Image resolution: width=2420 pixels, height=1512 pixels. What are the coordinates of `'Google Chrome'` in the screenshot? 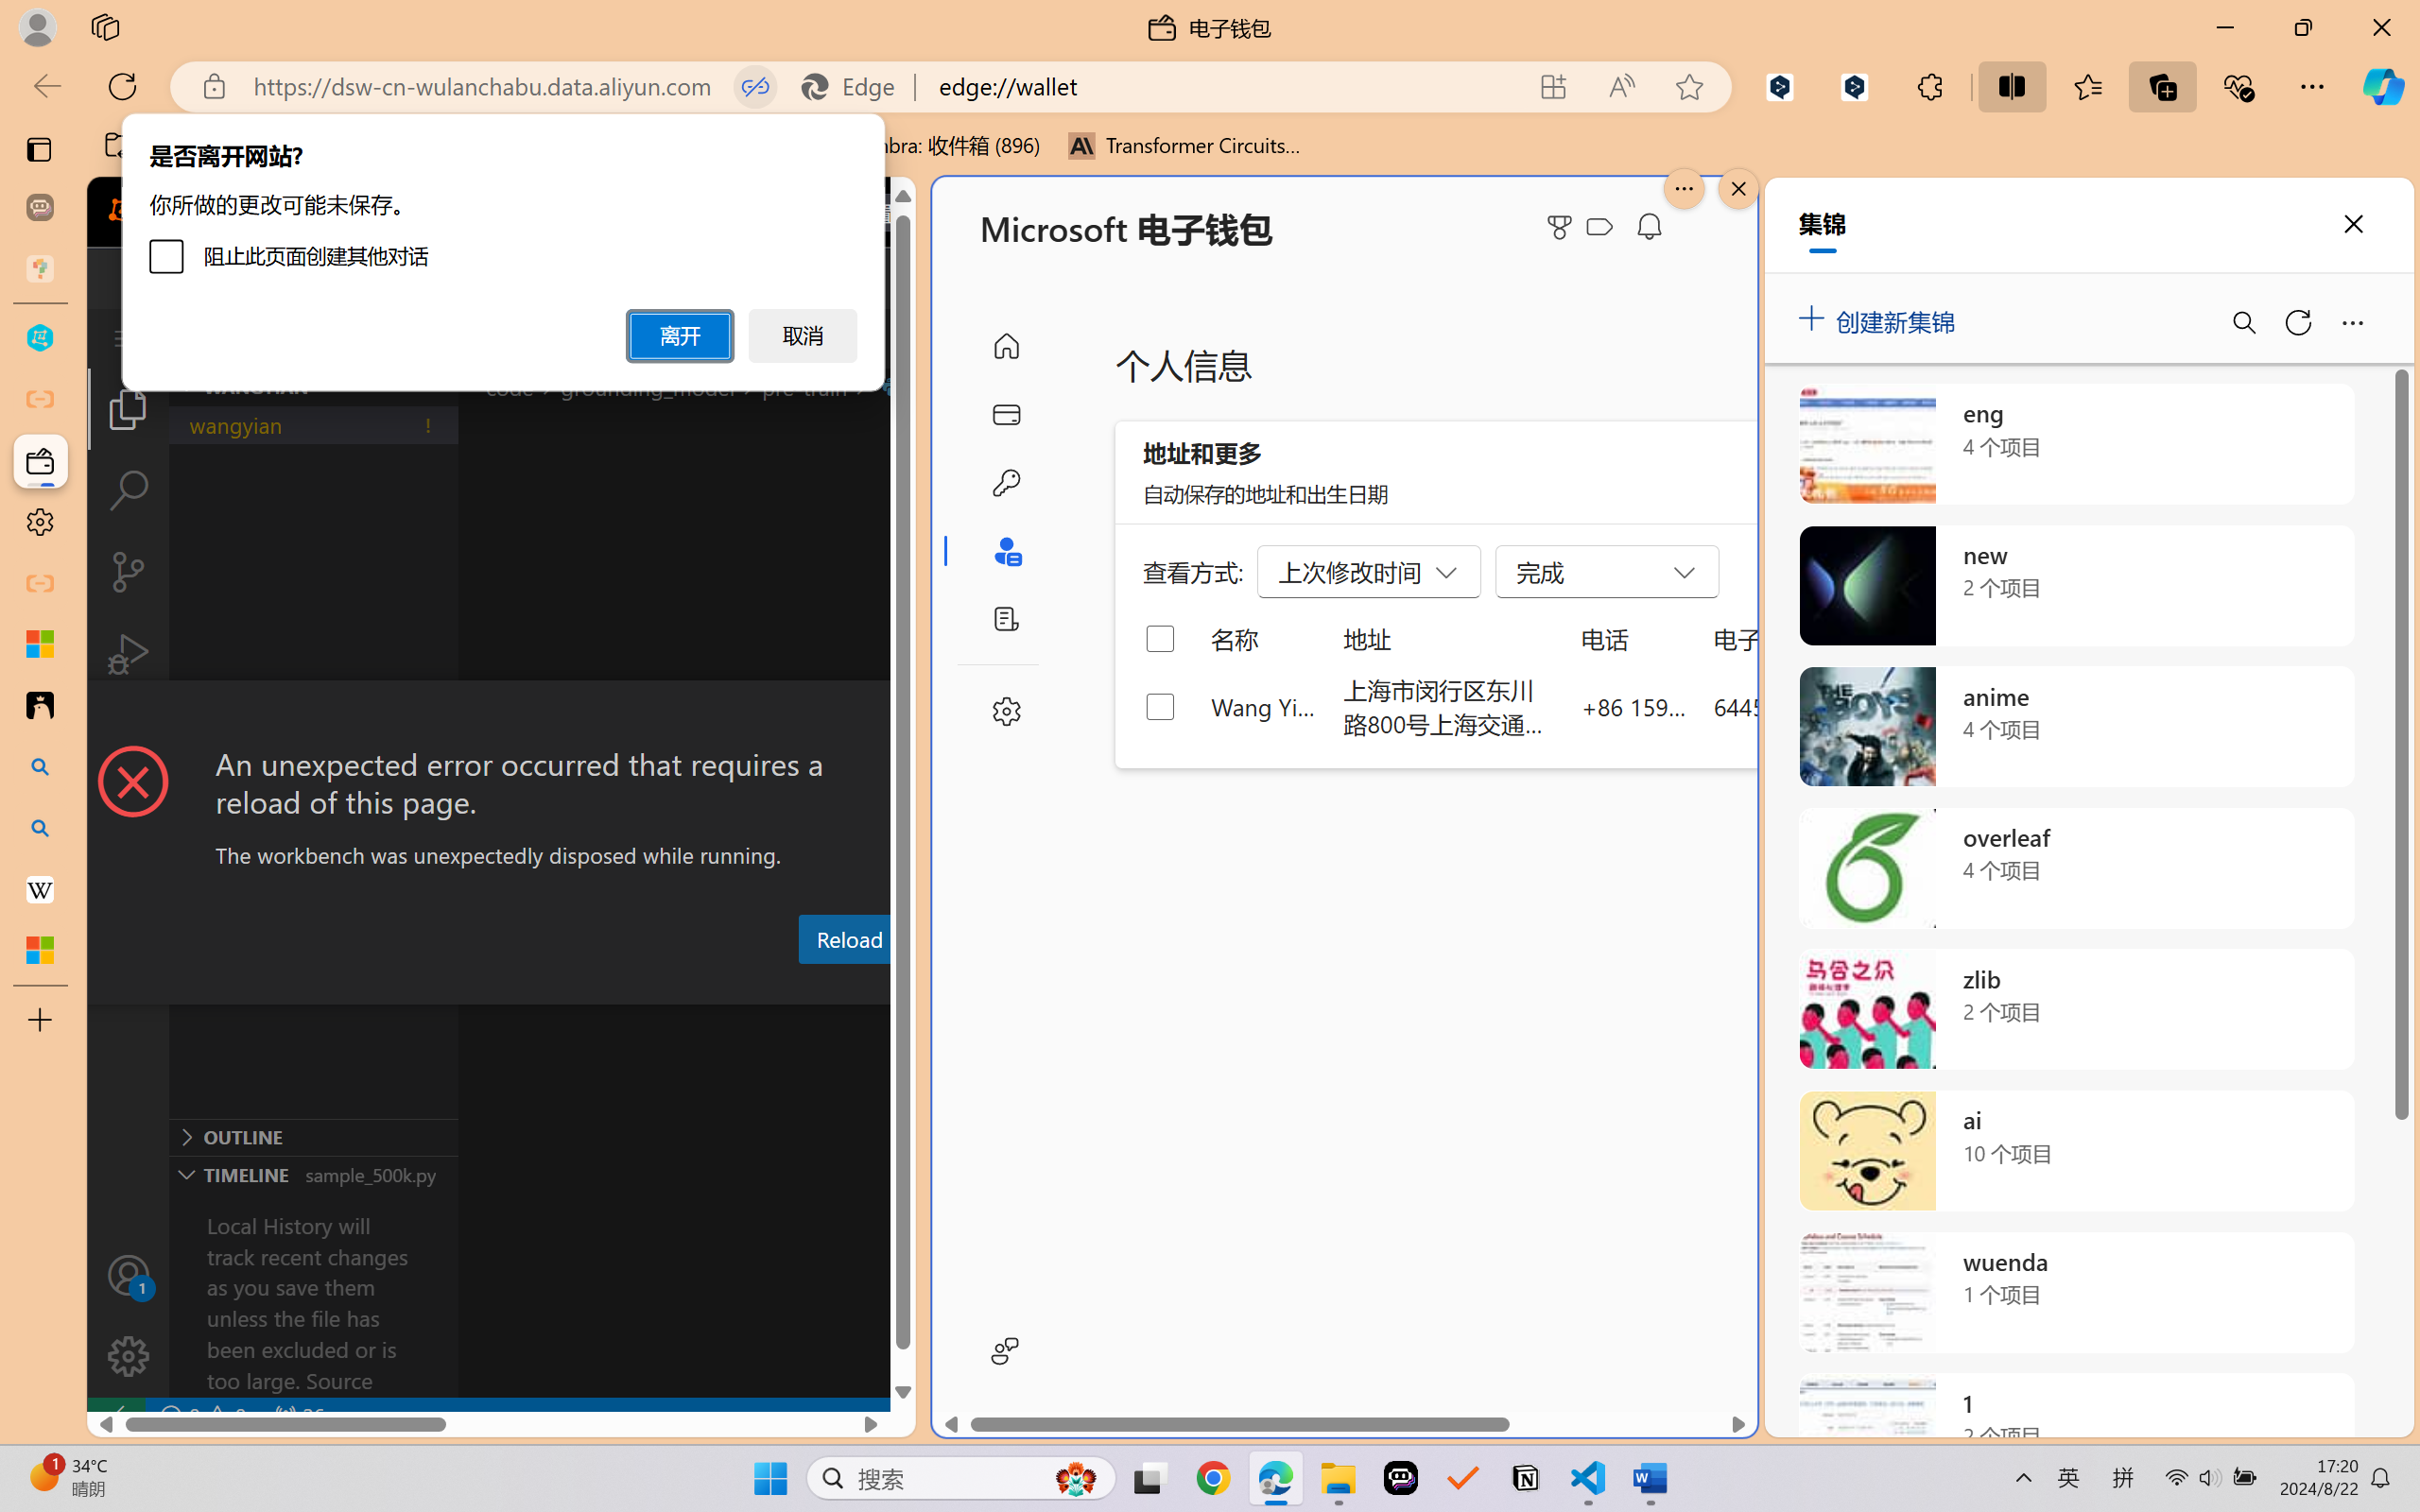 It's located at (1213, 1478).